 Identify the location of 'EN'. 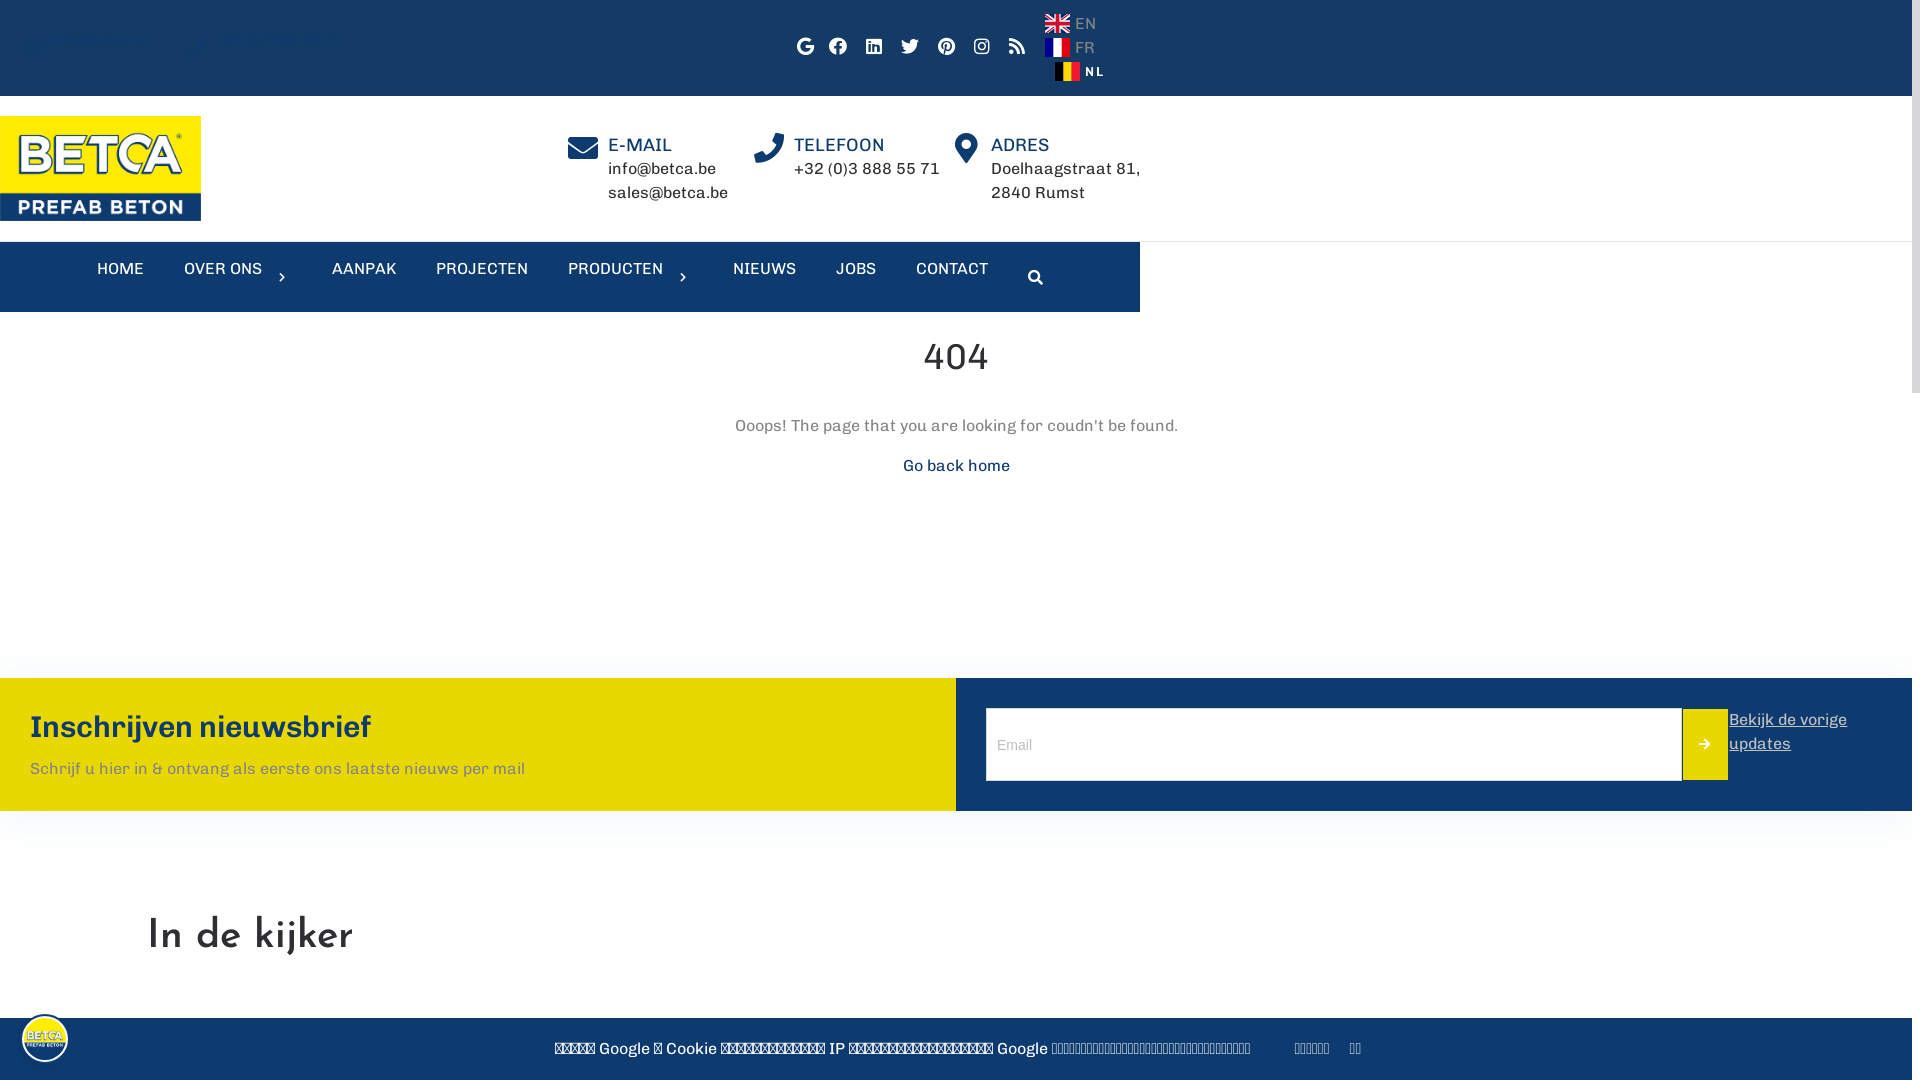
(1079, 23).